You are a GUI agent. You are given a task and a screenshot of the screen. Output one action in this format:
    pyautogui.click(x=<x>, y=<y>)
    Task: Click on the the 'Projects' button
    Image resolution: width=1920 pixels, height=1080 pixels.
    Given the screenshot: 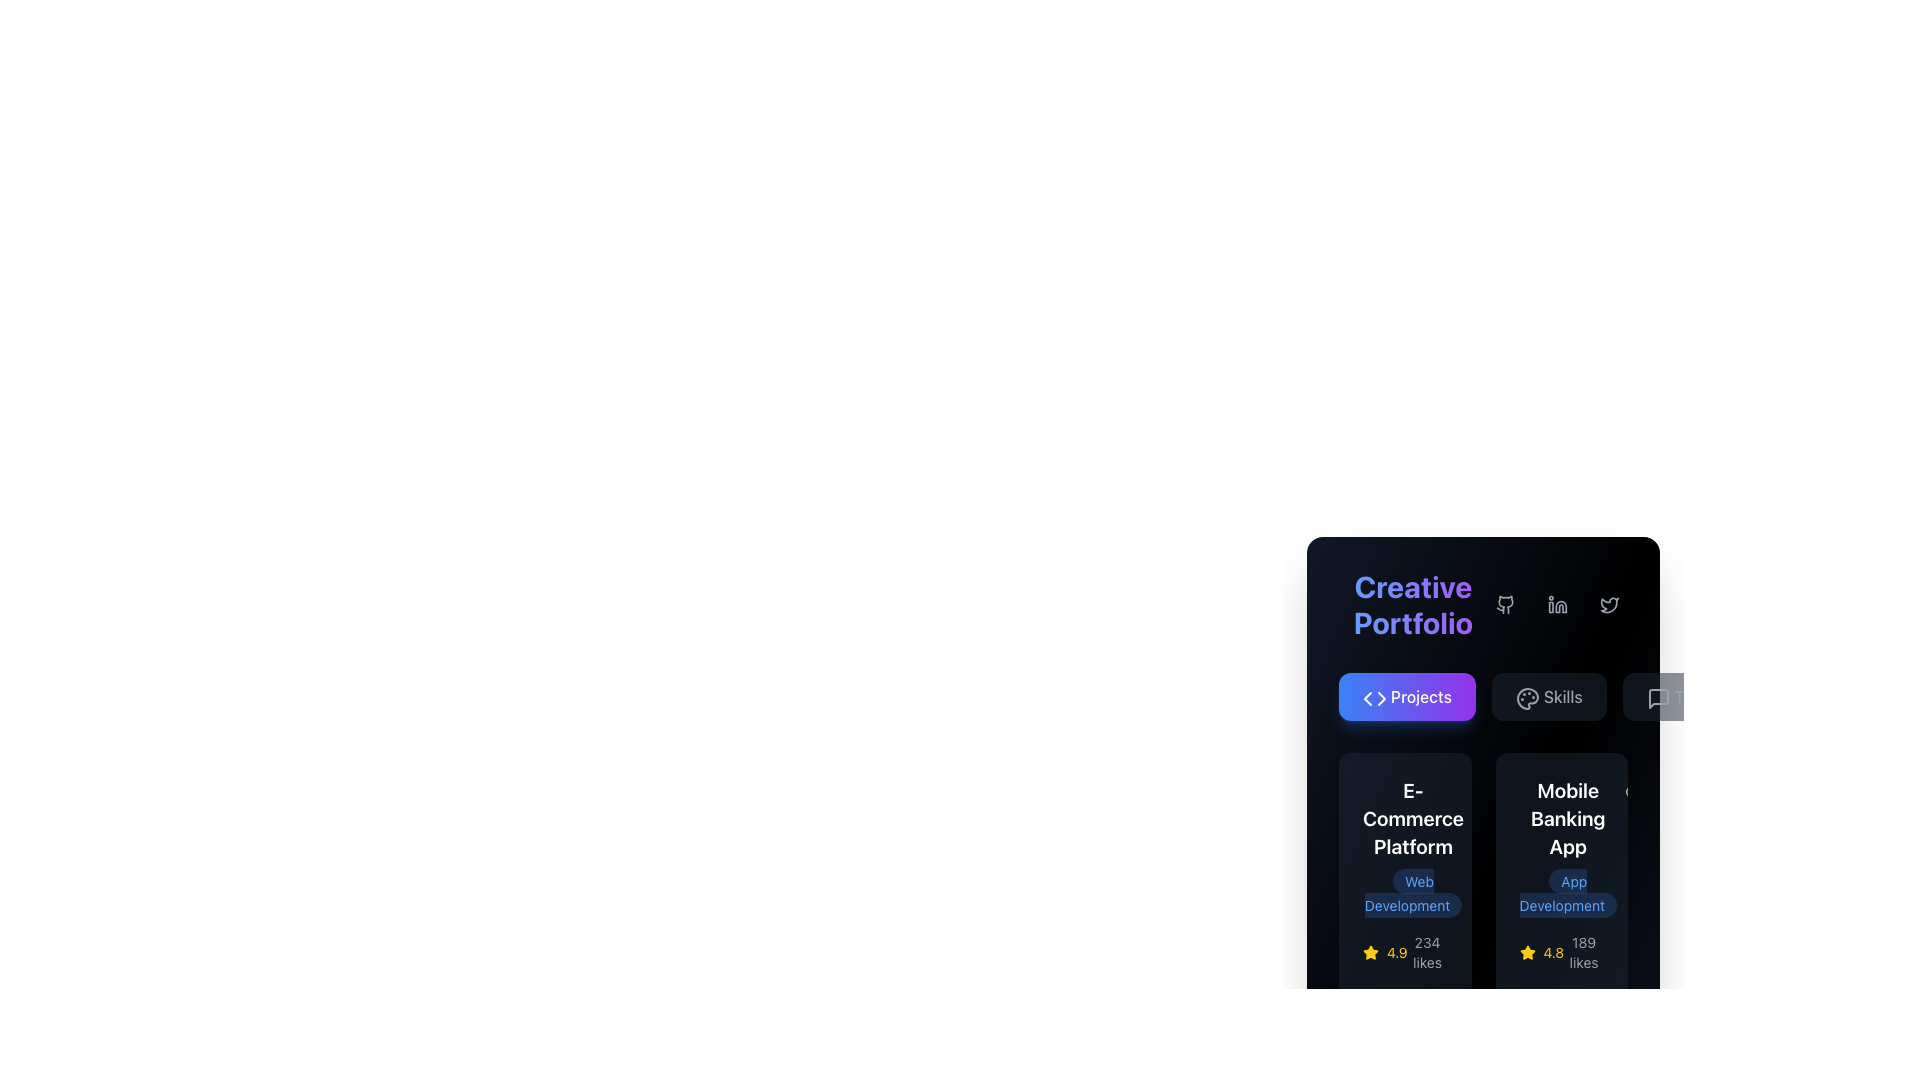 What is the action you would take?
    pyautogui.click(x=1406, y=696)
    